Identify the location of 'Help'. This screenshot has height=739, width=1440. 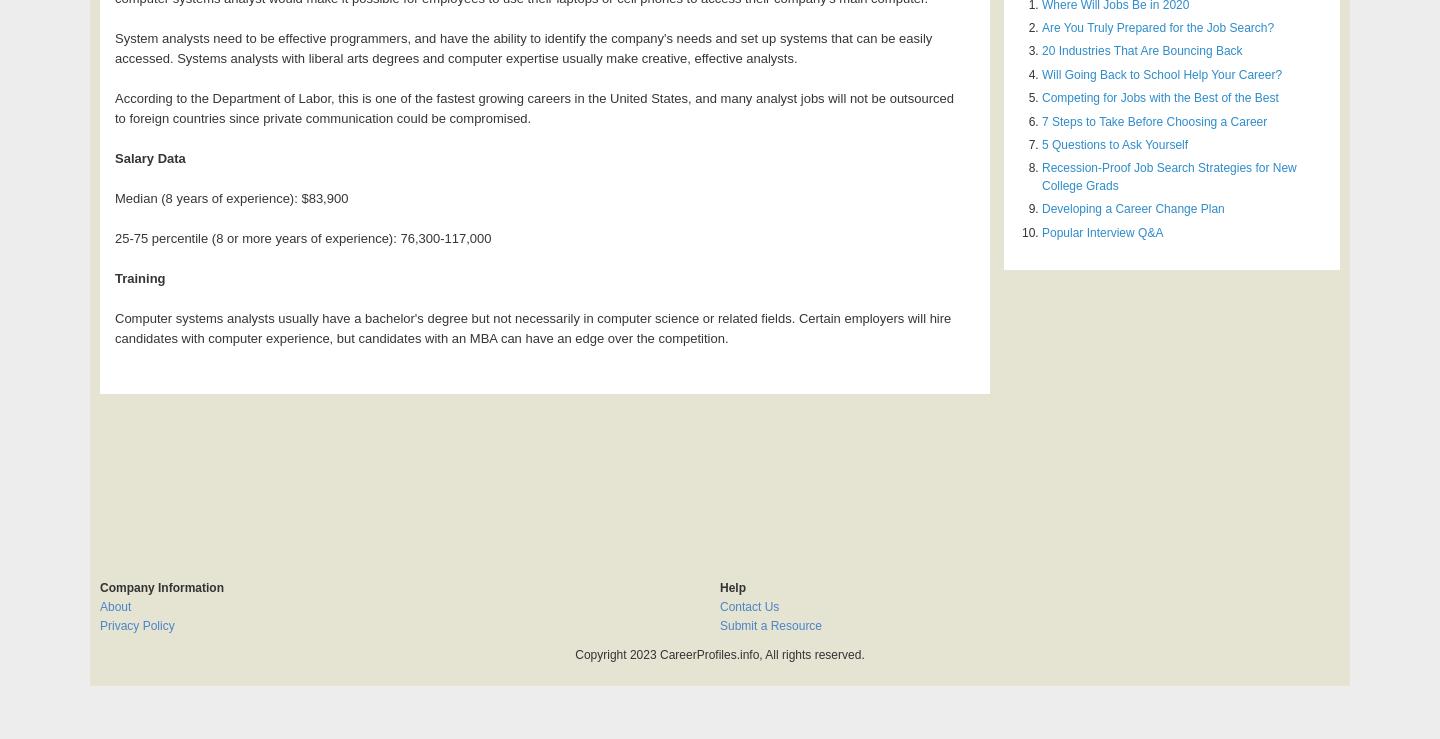
(720, 586).